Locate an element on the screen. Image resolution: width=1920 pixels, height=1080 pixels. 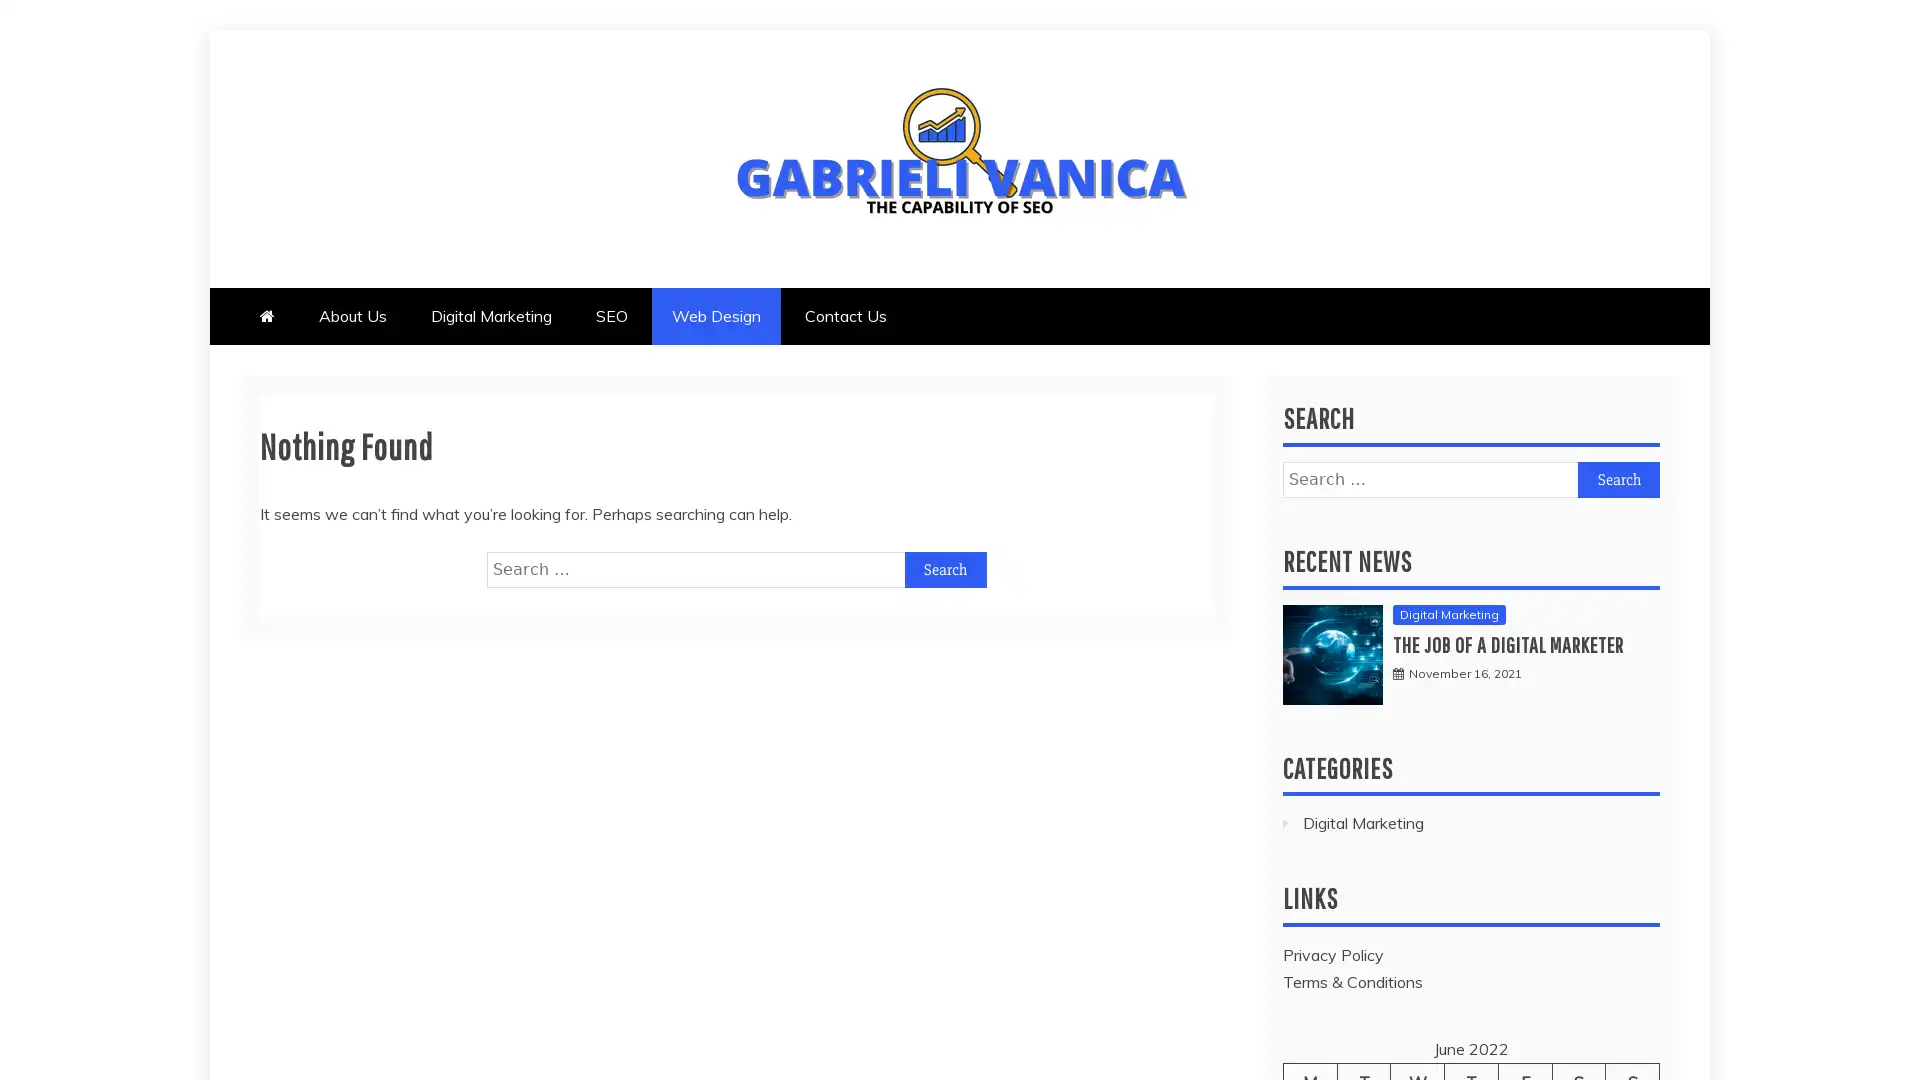
Search is located at coordinates (1618, 478).